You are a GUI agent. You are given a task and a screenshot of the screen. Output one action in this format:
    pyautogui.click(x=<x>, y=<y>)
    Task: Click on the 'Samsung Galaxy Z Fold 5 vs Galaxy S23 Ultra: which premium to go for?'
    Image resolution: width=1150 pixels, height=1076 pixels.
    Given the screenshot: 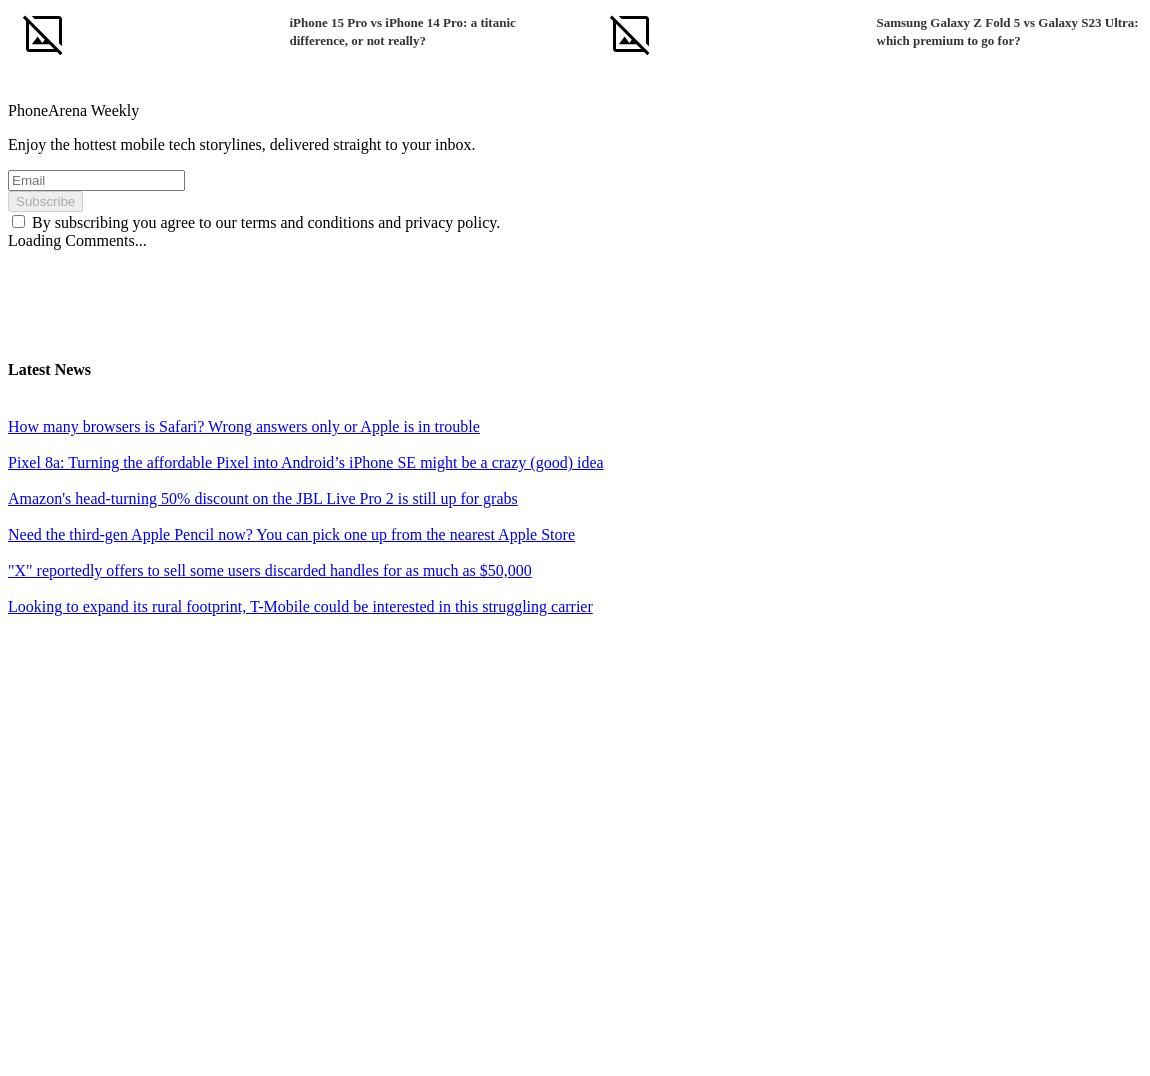 What is the action you would take?
    pyautogui.click(x=1007, y=29)
    